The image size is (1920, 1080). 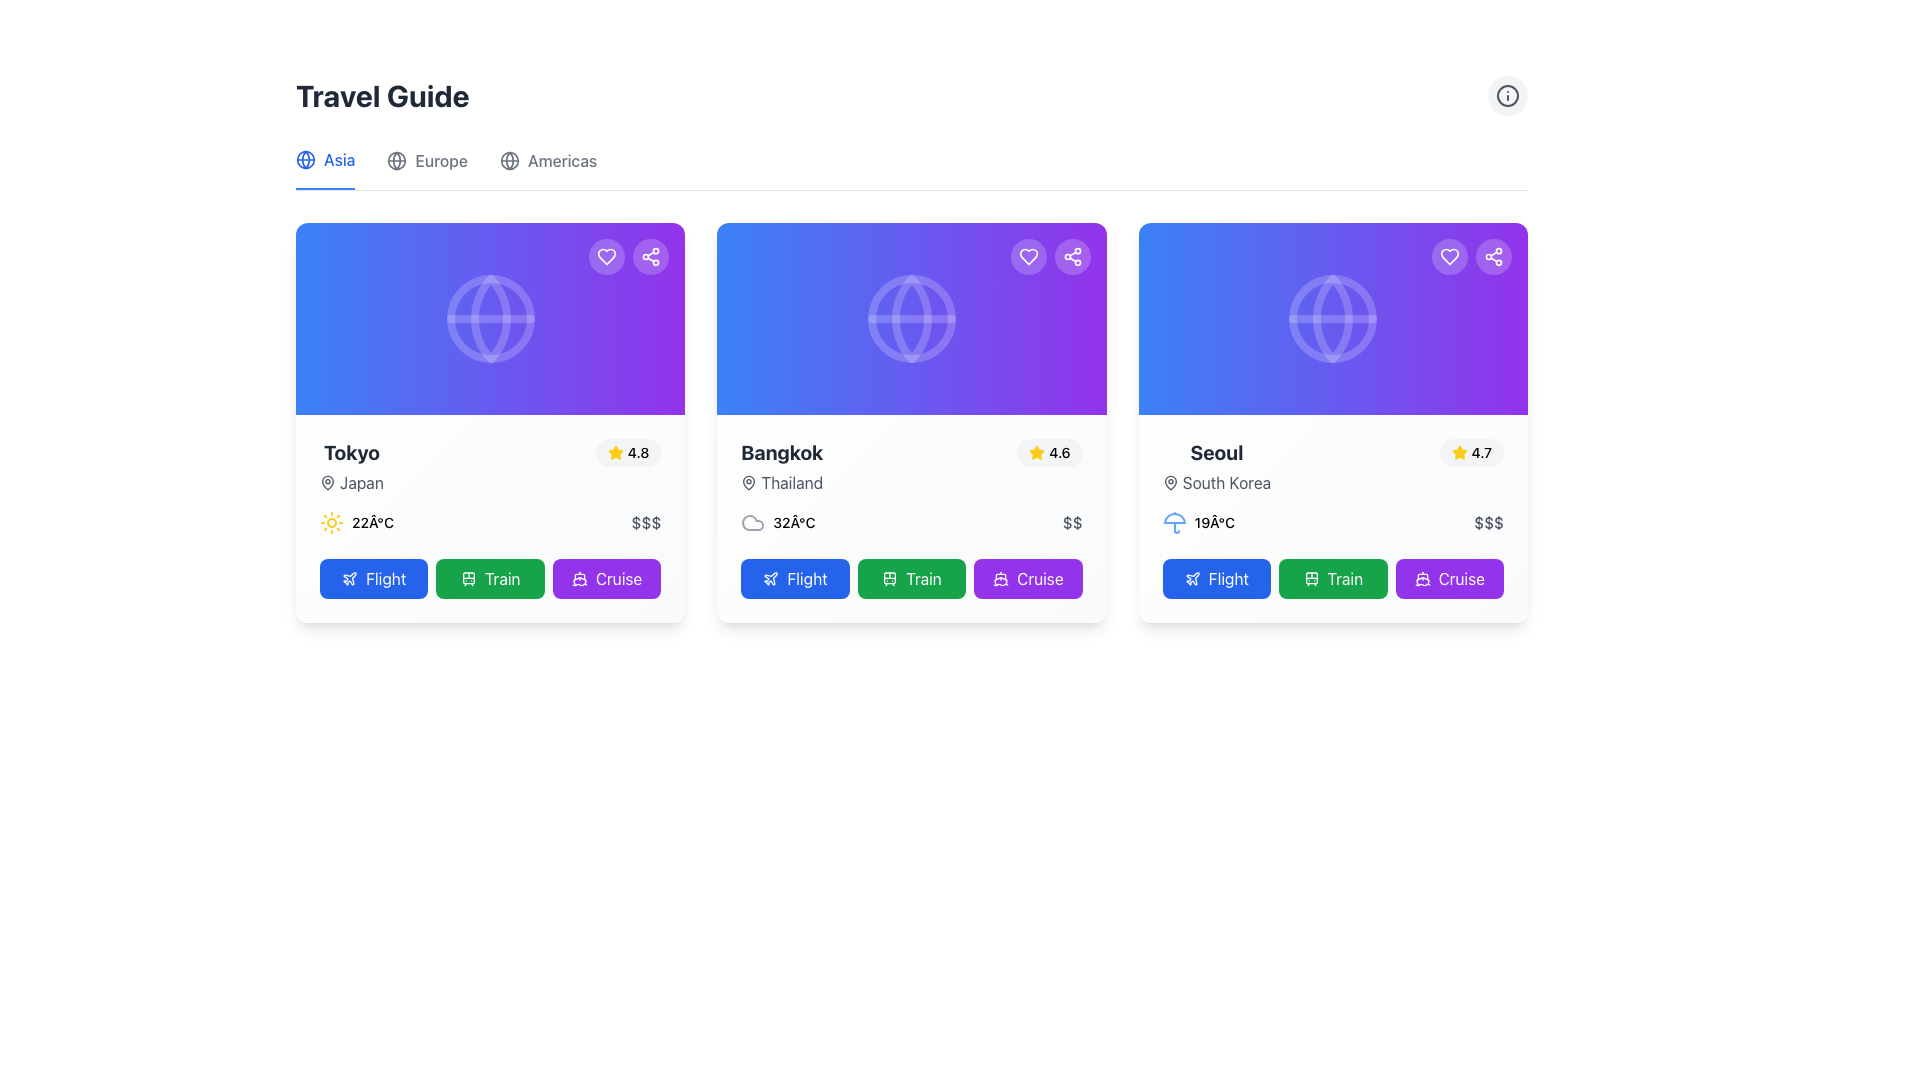 I want to click on text content of the label displaying 'Americas', which is the third item in a horizontal list of continent names, styled in gray color and positioned between 'Europe' and other content, so click(x=561, y=160).